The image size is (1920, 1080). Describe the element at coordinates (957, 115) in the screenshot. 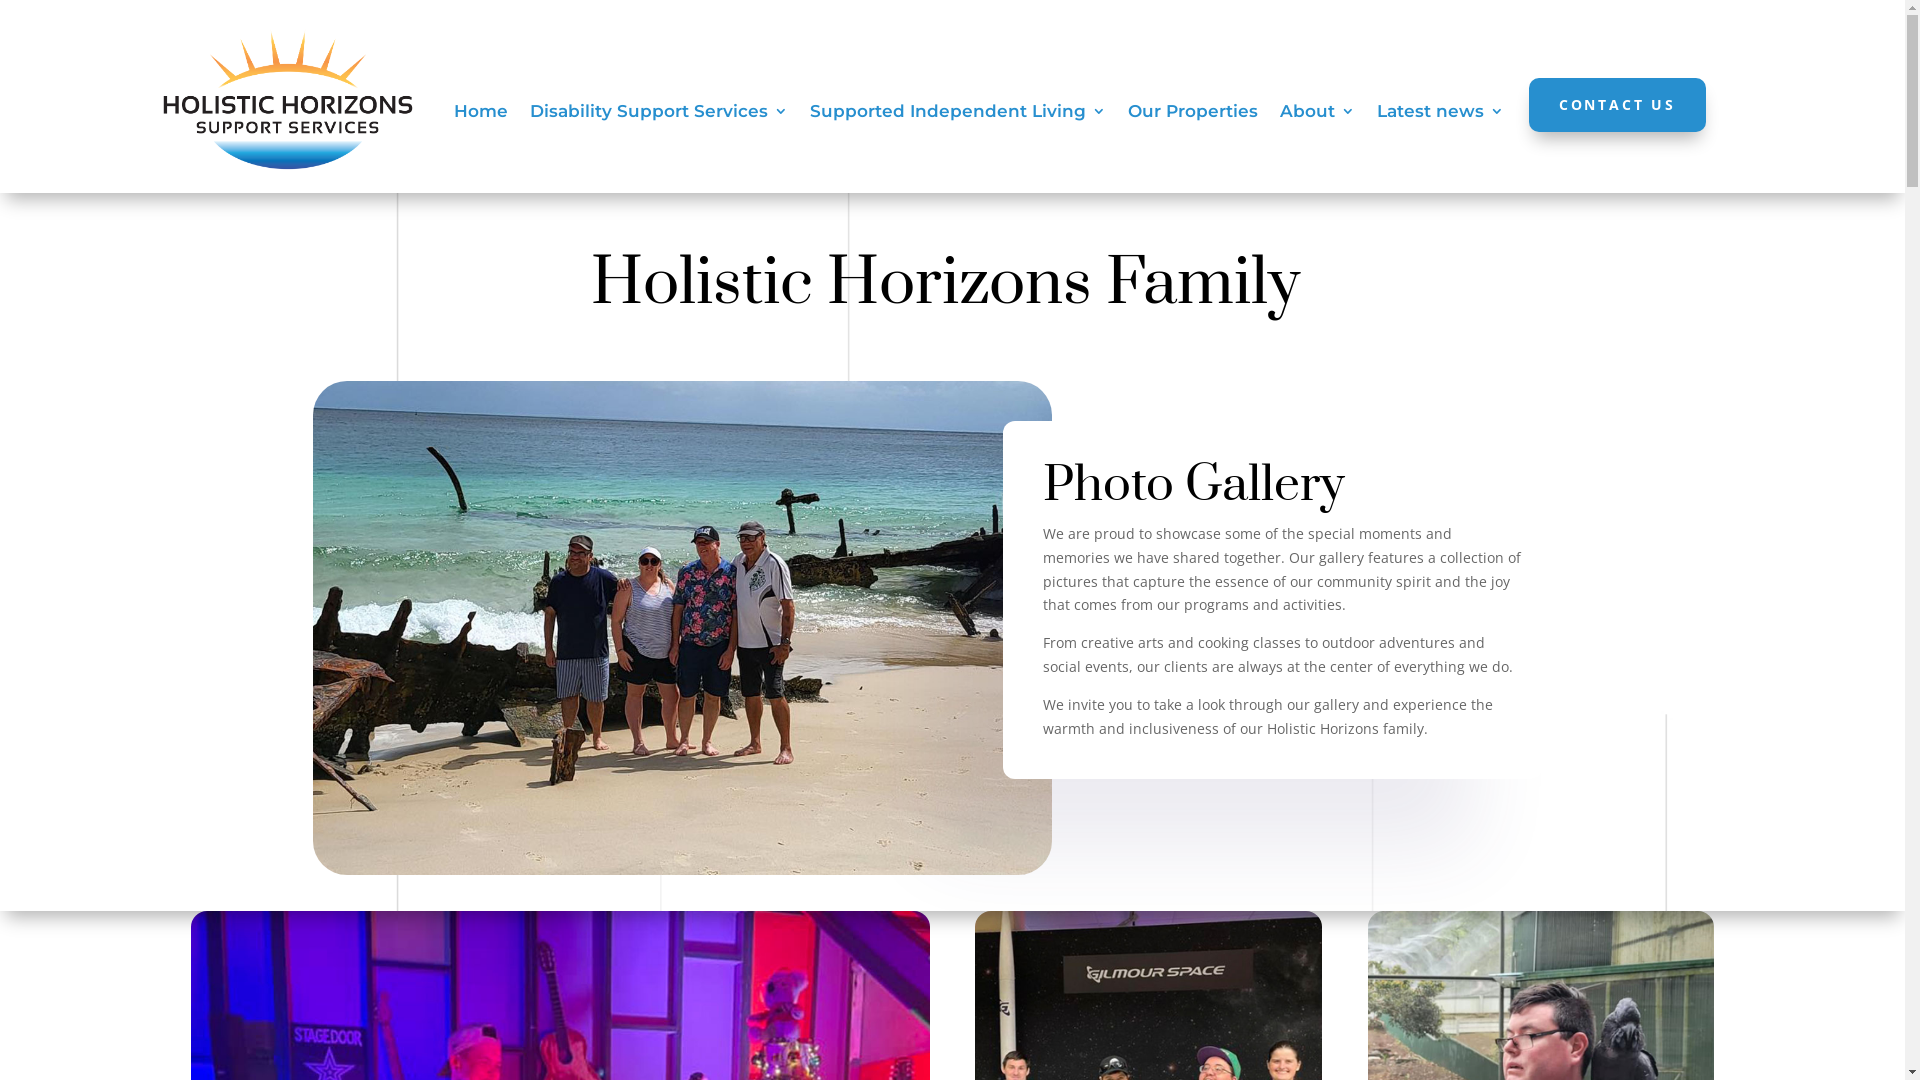

I see `'Supported Independent Living'` at that location.